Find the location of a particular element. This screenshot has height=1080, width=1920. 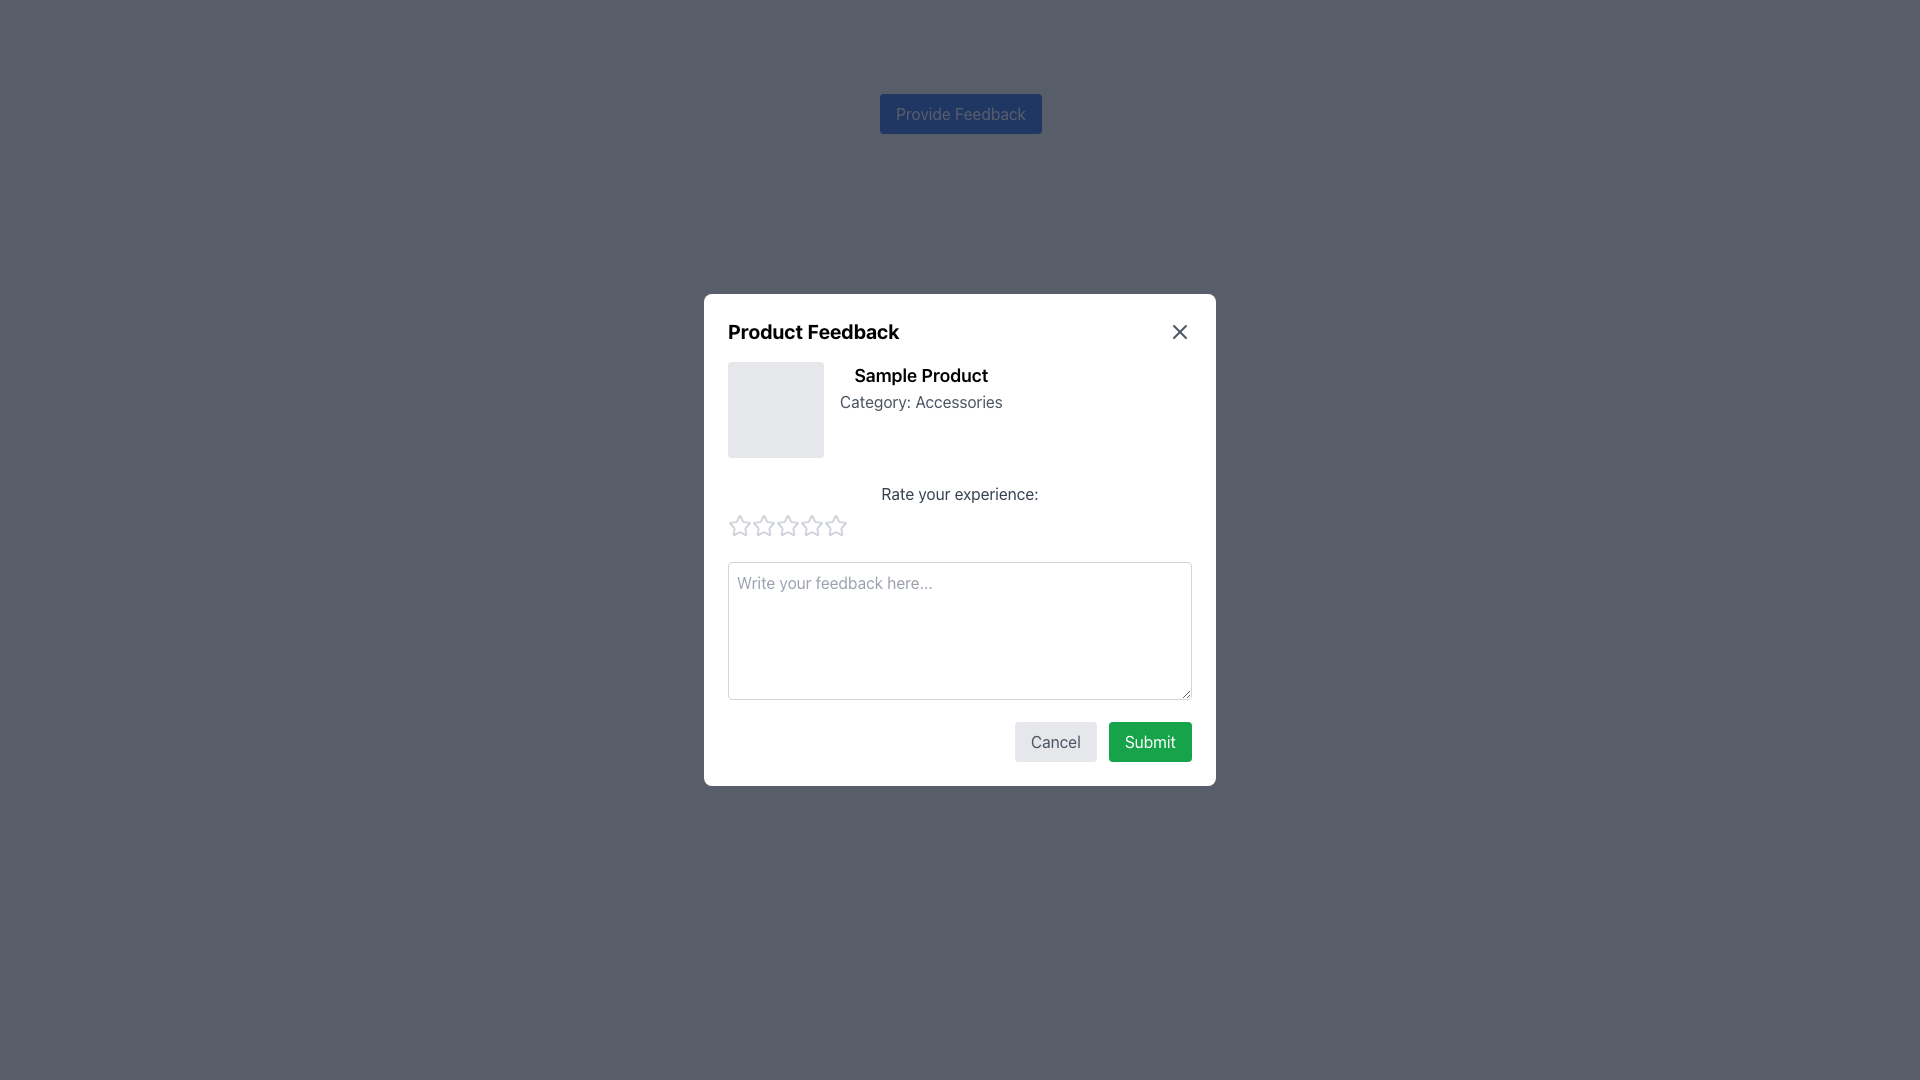

the feedback input textarea, which is located within the feedback modal below the 'Rate your experience:' section and above the 'Cancel' and 'Submit' buttons is located at coordinates (960, 631).